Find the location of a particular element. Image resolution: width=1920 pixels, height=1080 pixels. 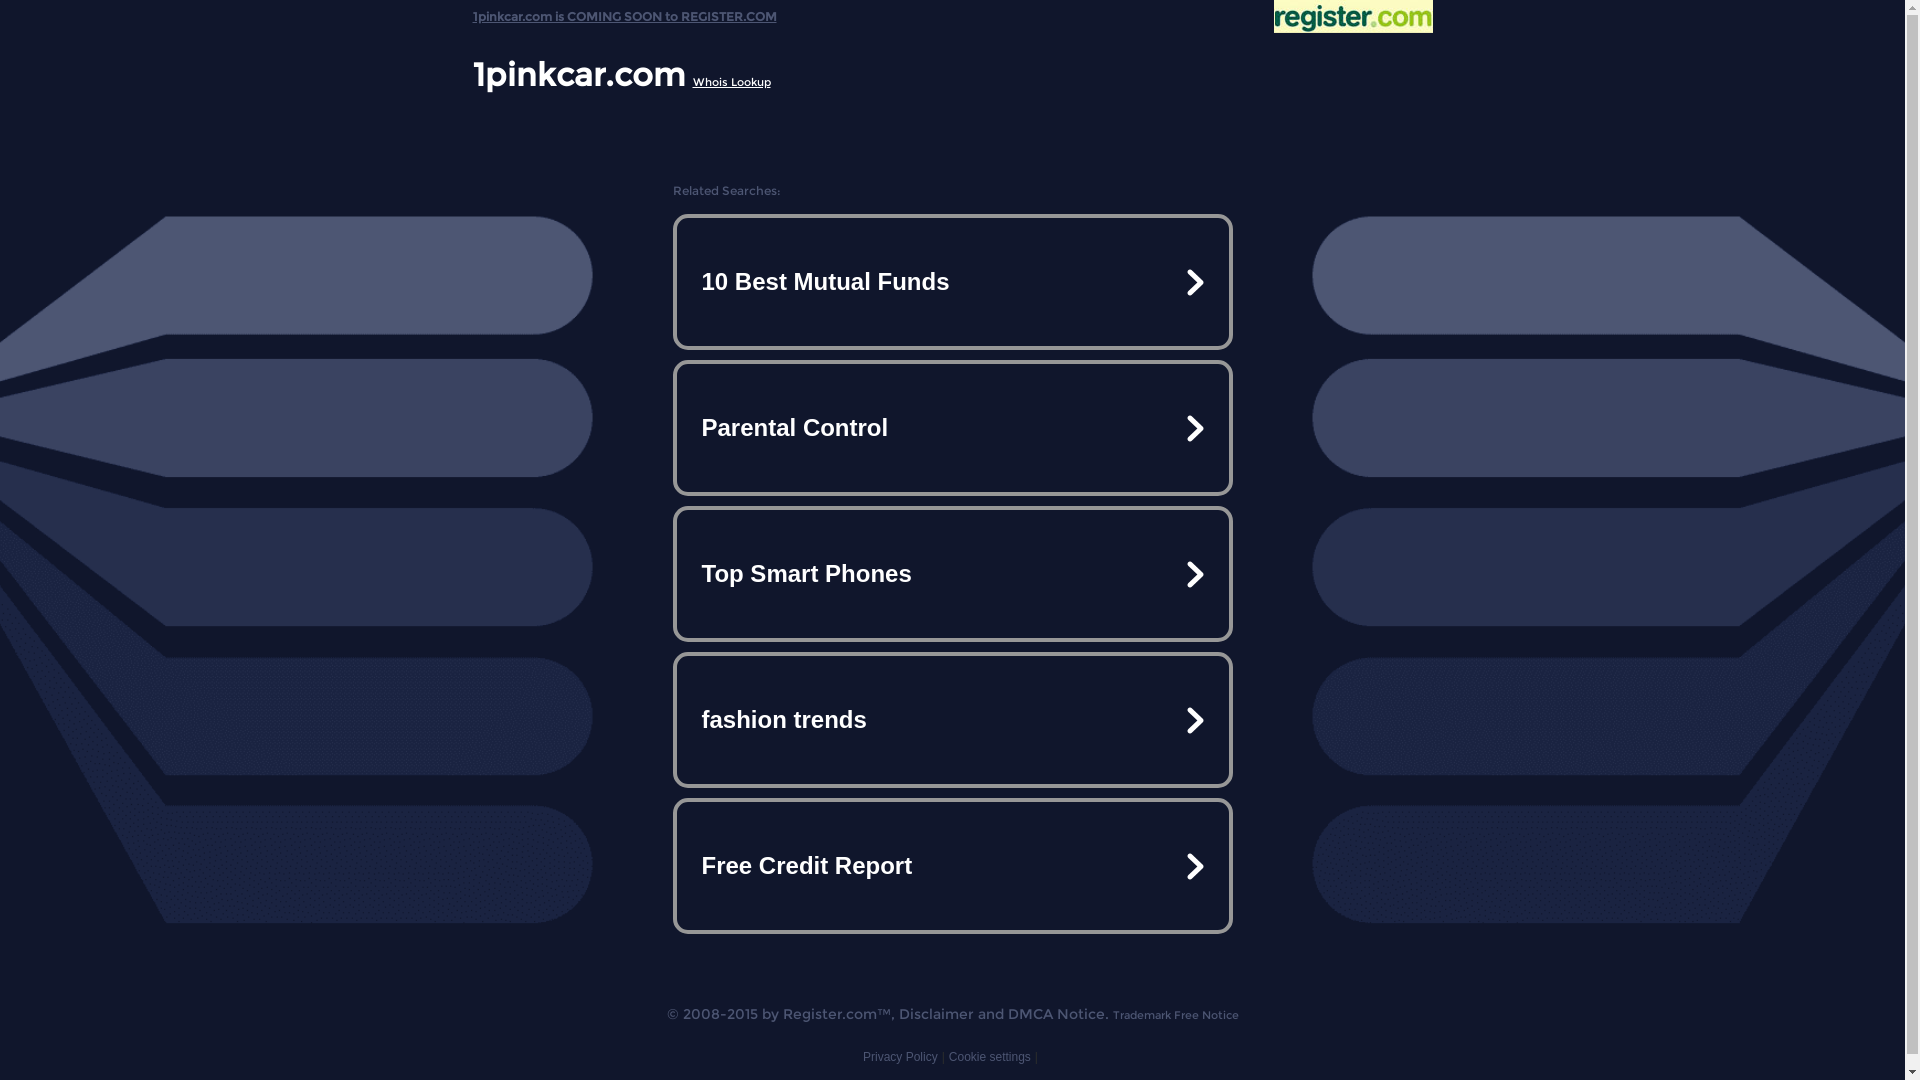

'Parental Control' is located at coordinates (676, 427).